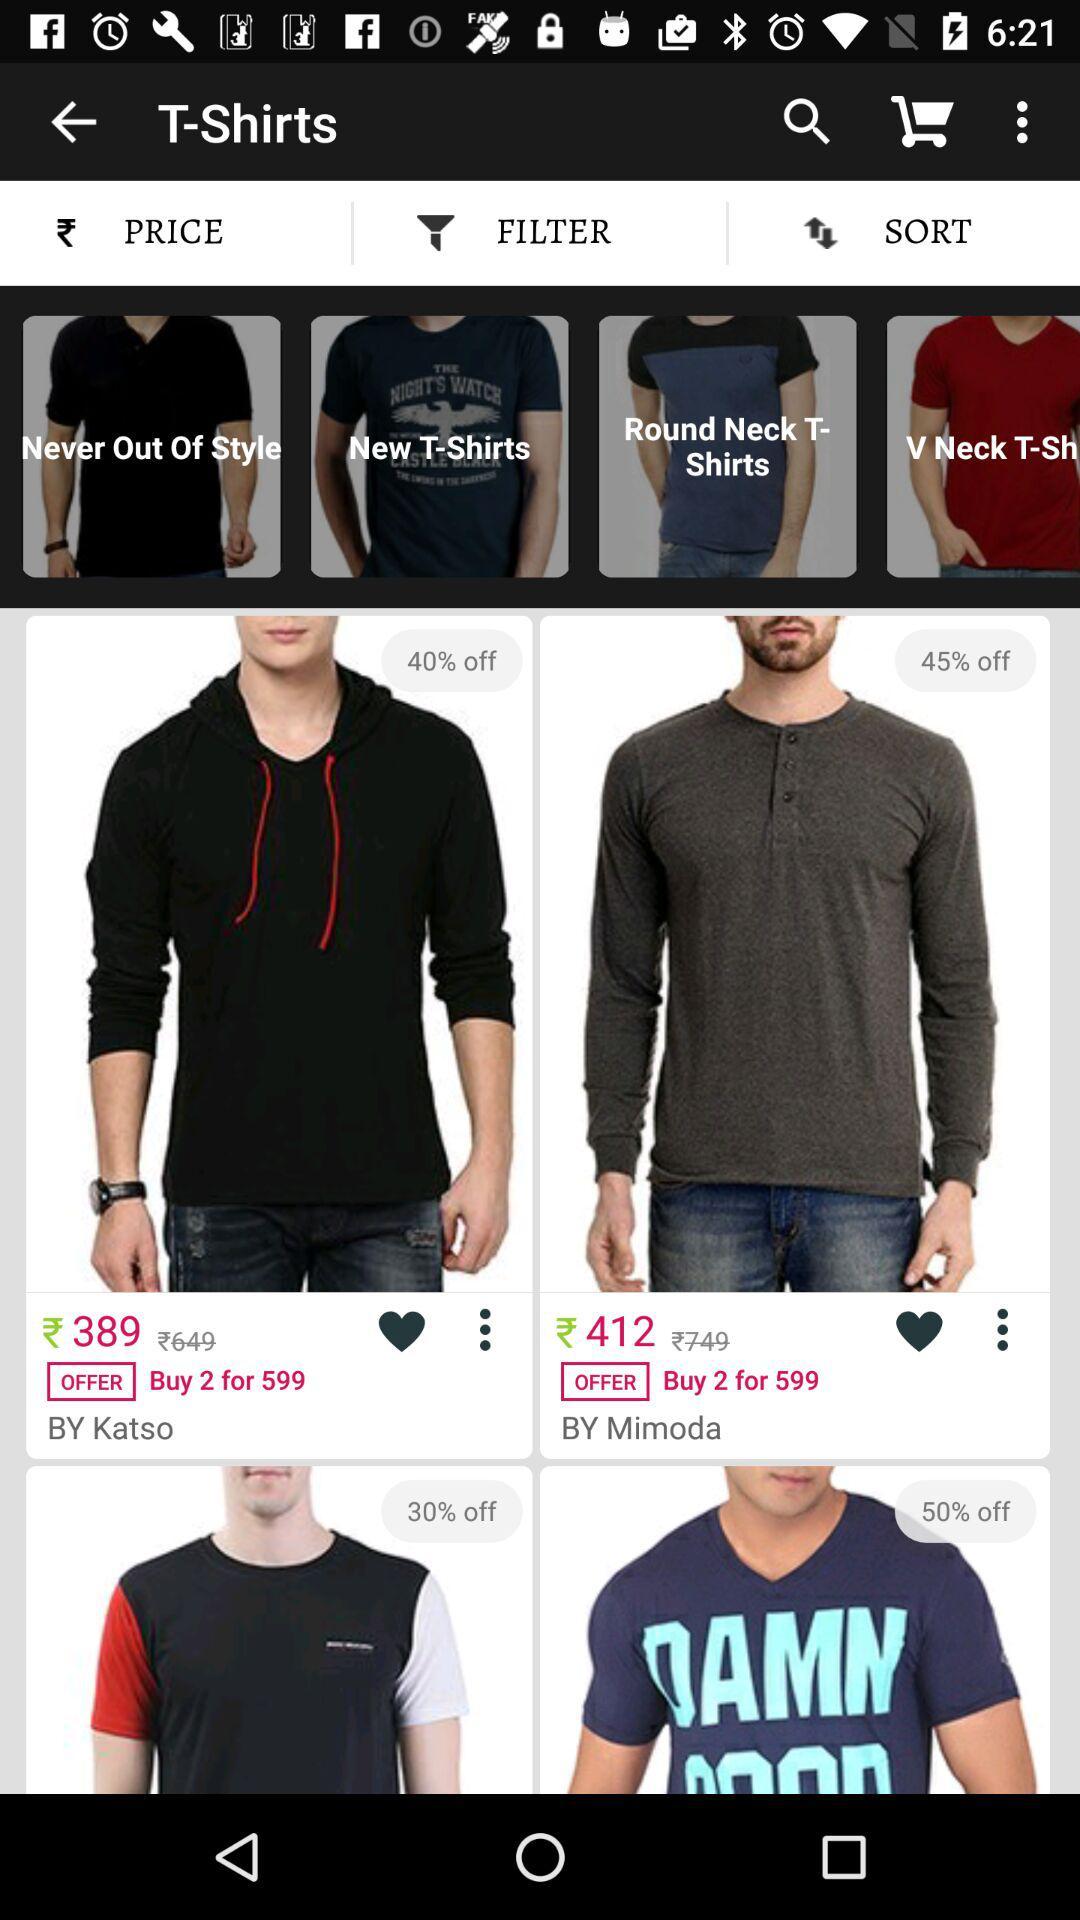  Describe the element at coordinates (72, 120) in the screenshot. I see `app next to the t-shirts icon` at that location.